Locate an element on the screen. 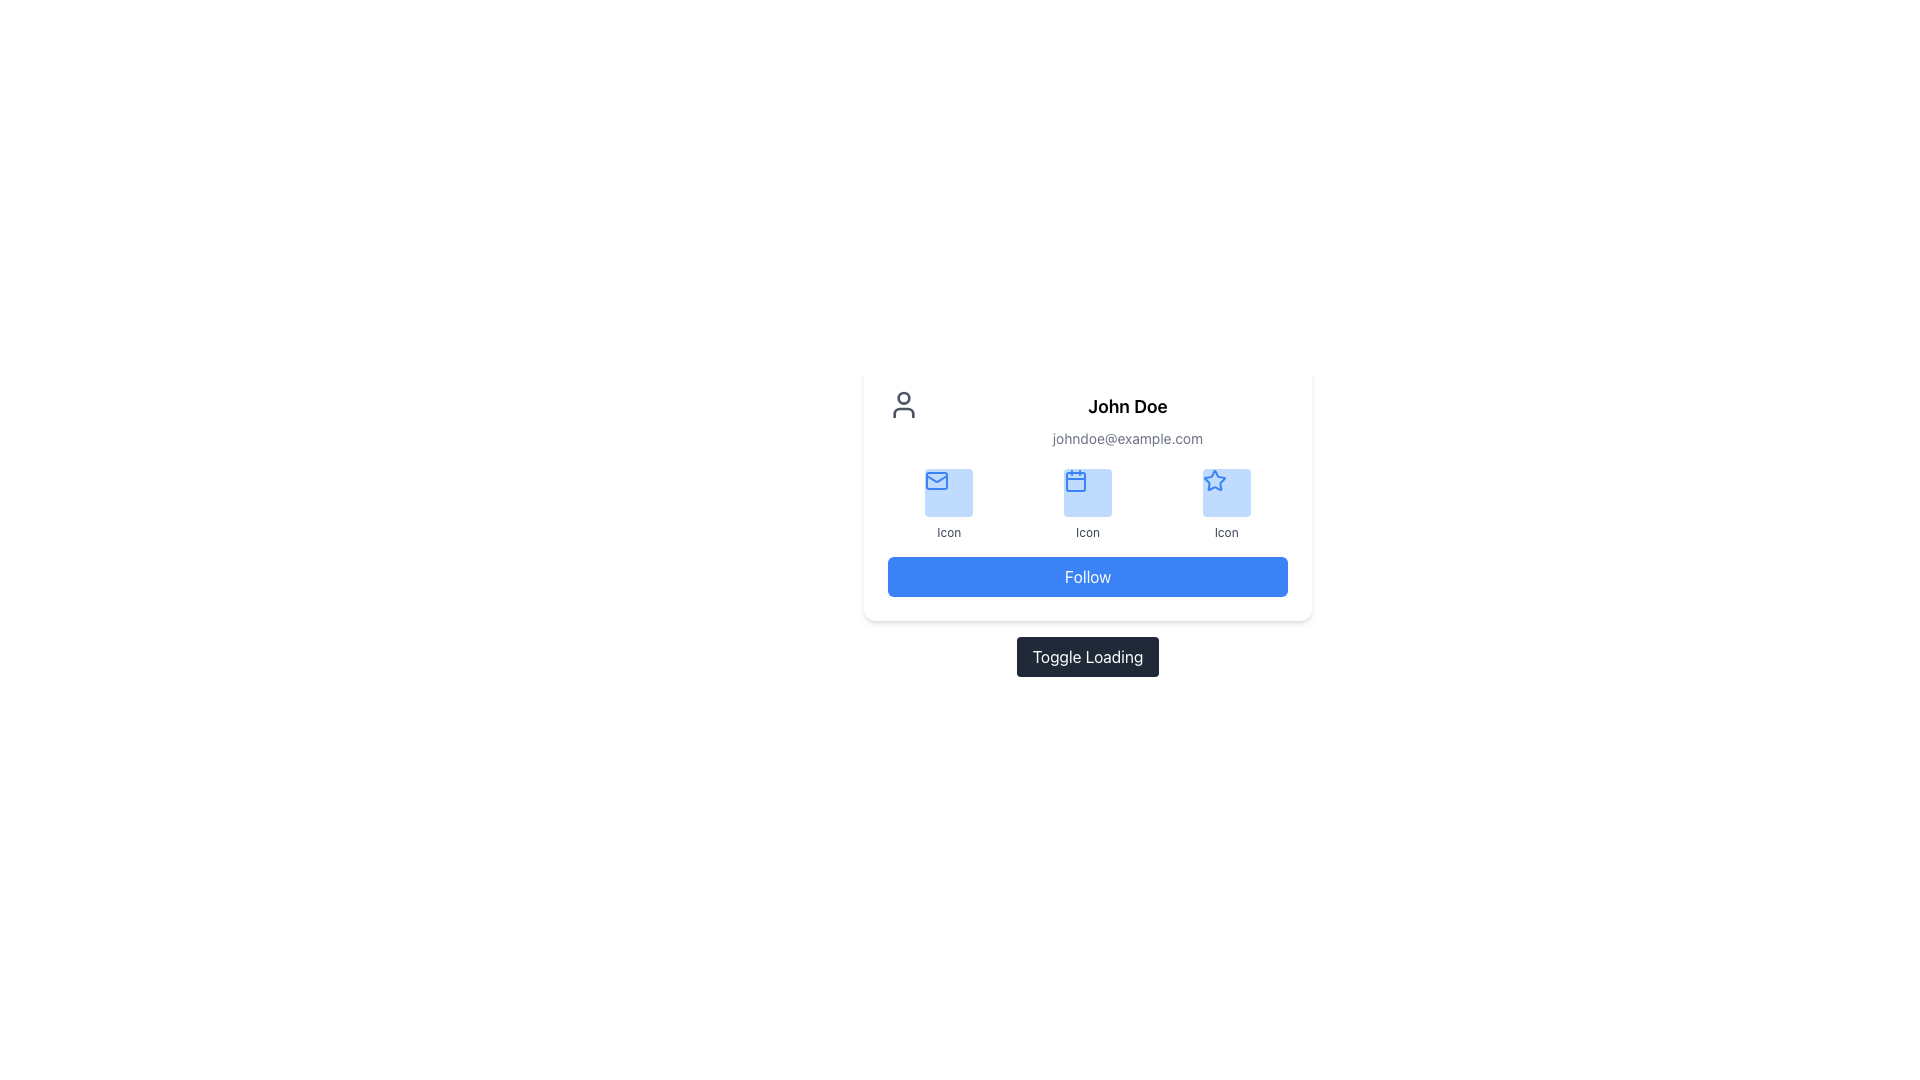 Image resolution: width=1920 pixels, height=1080 pixels. the middle section of the Grid Section that provides accessible options related to the user profile, such as calendar or events management is located at coordinates (1087, 504).